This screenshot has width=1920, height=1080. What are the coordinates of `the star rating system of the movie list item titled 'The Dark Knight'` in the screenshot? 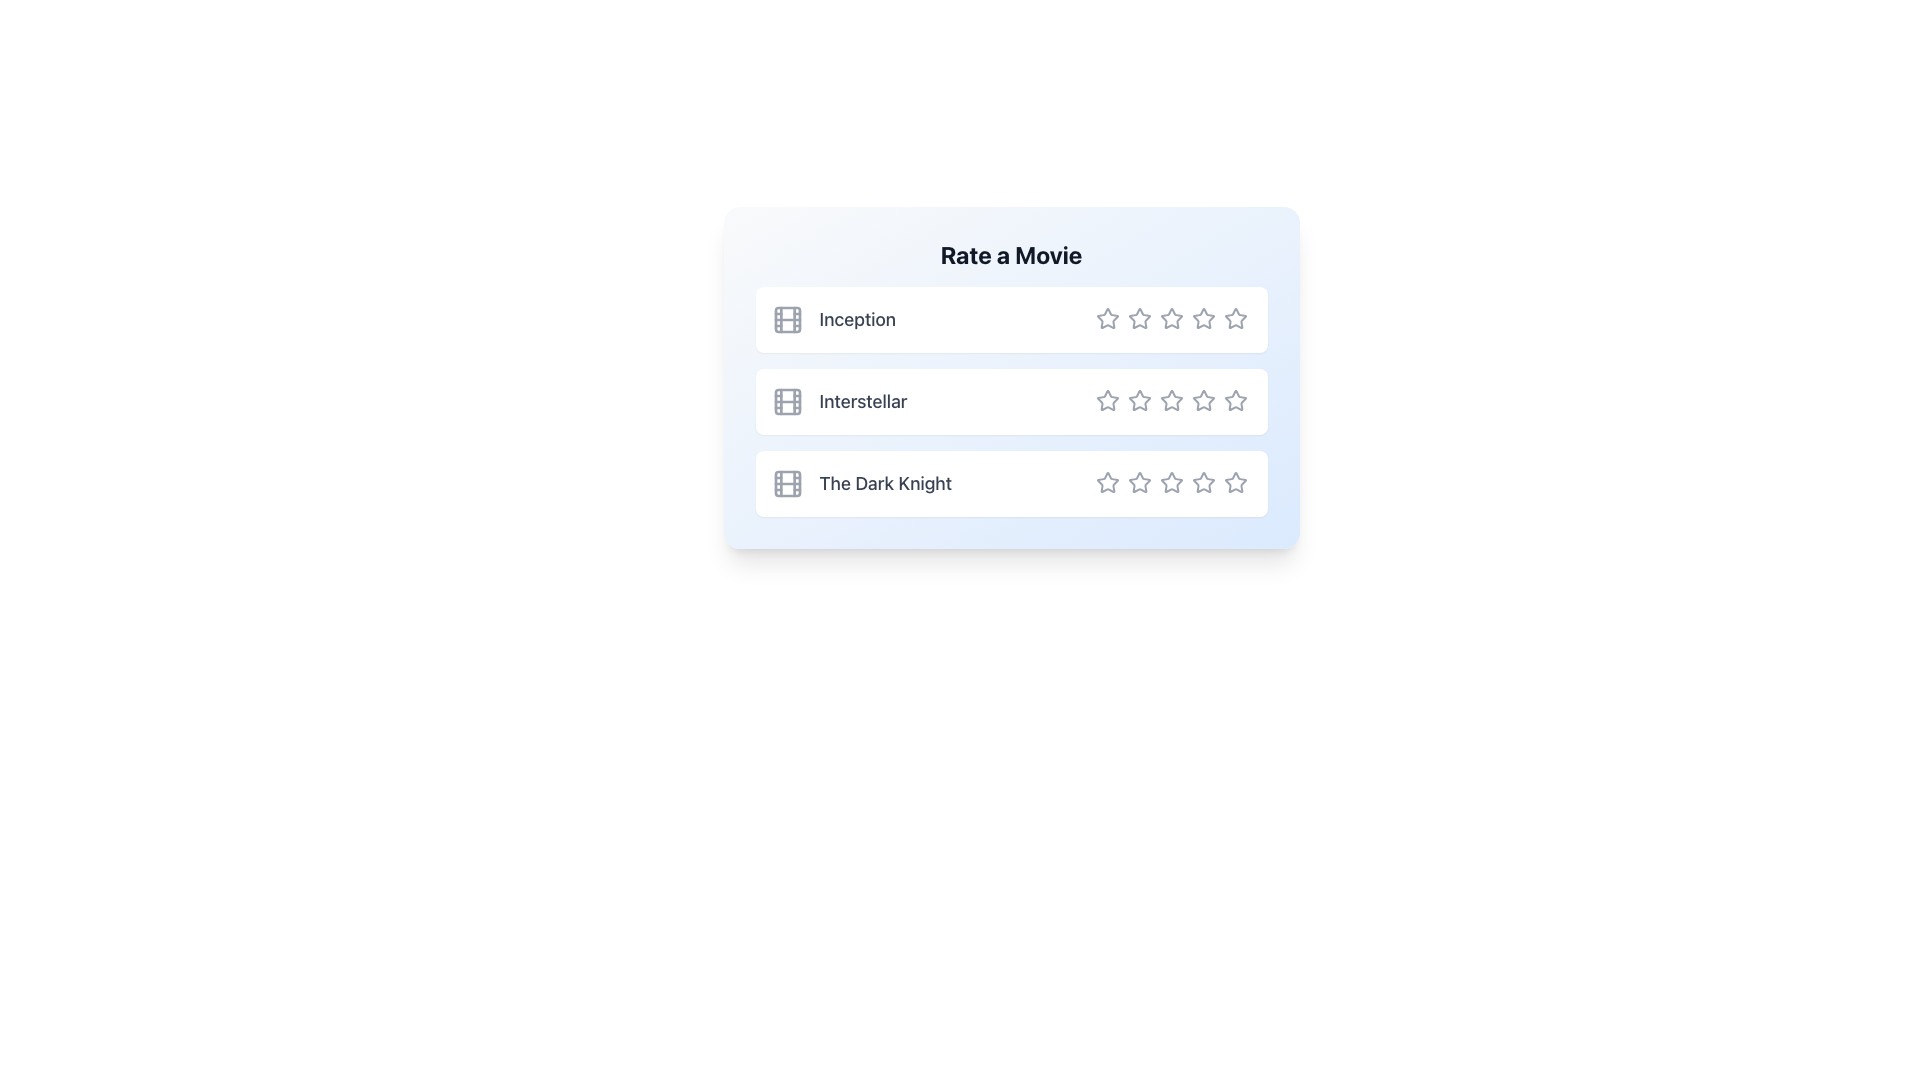 It's located at (1011, 483).